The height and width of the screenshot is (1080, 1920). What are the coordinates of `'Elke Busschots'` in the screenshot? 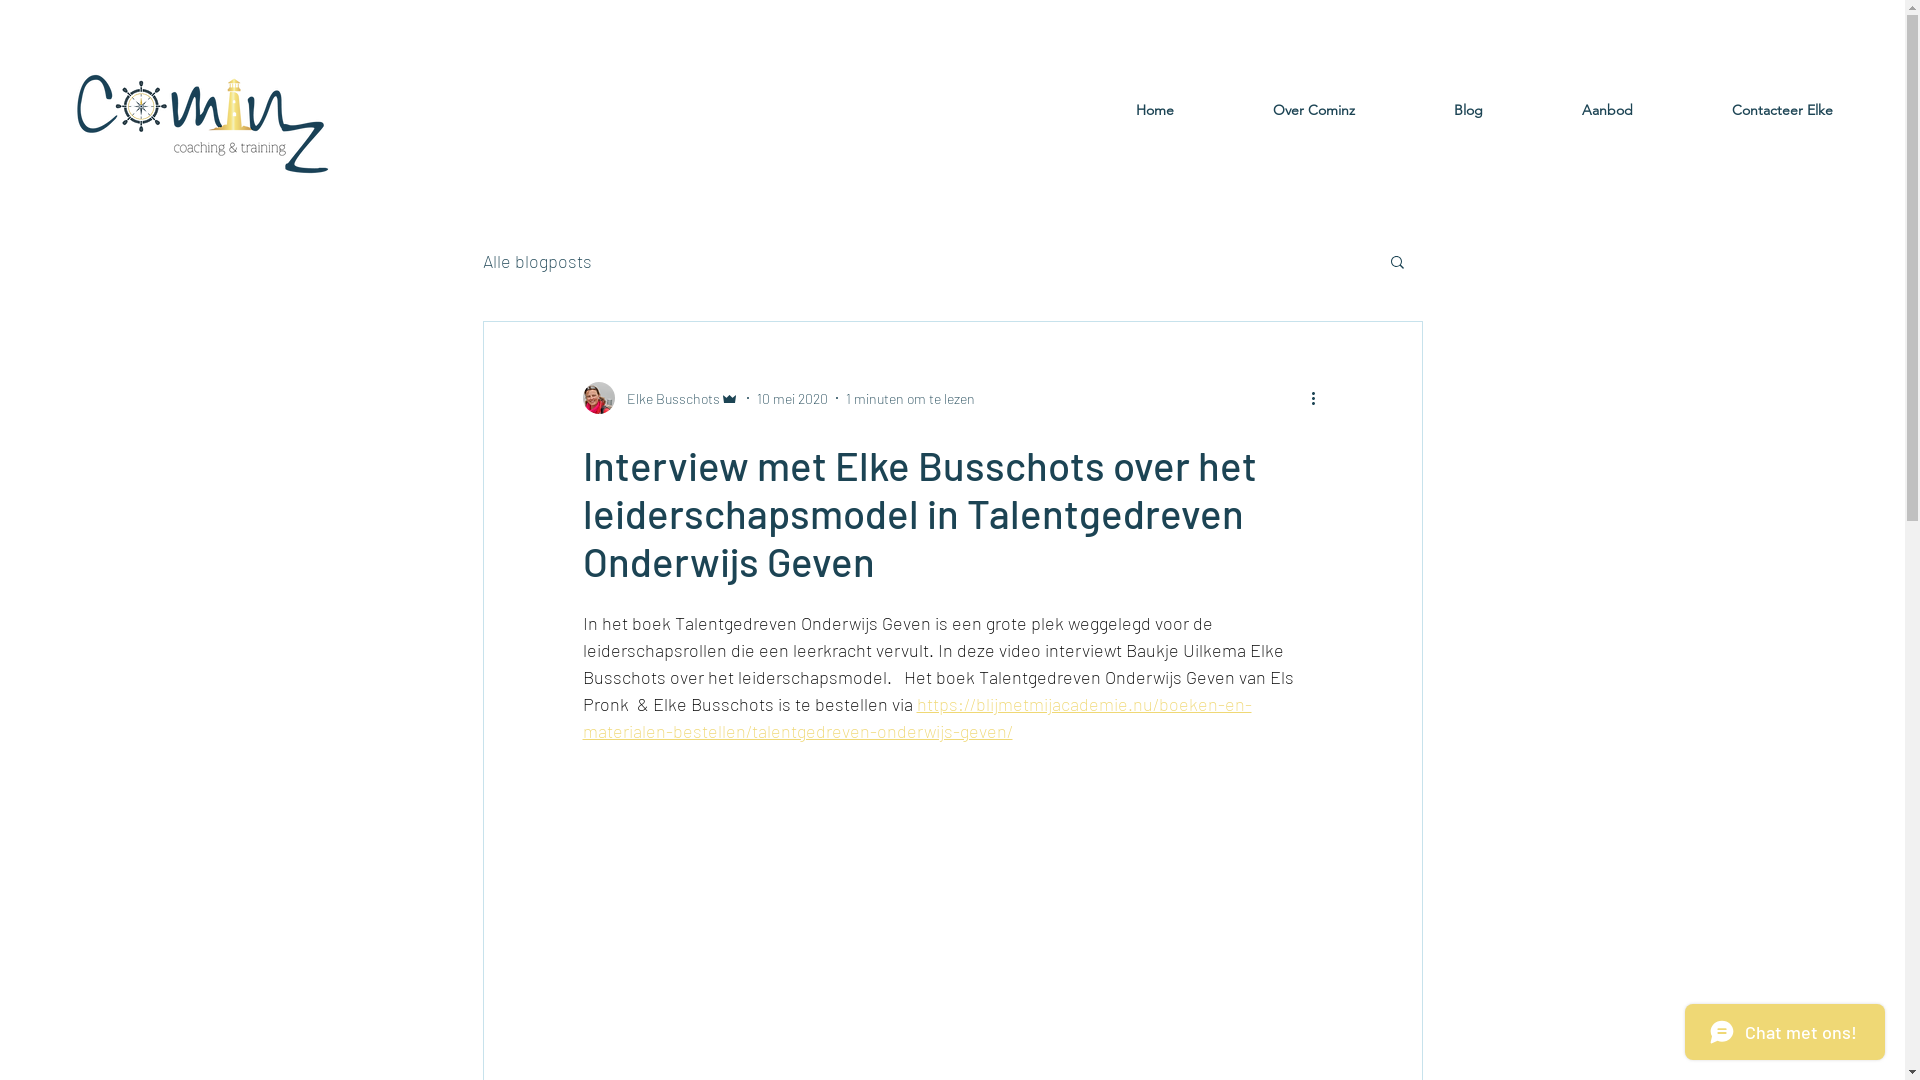 It's located at (660, 397).